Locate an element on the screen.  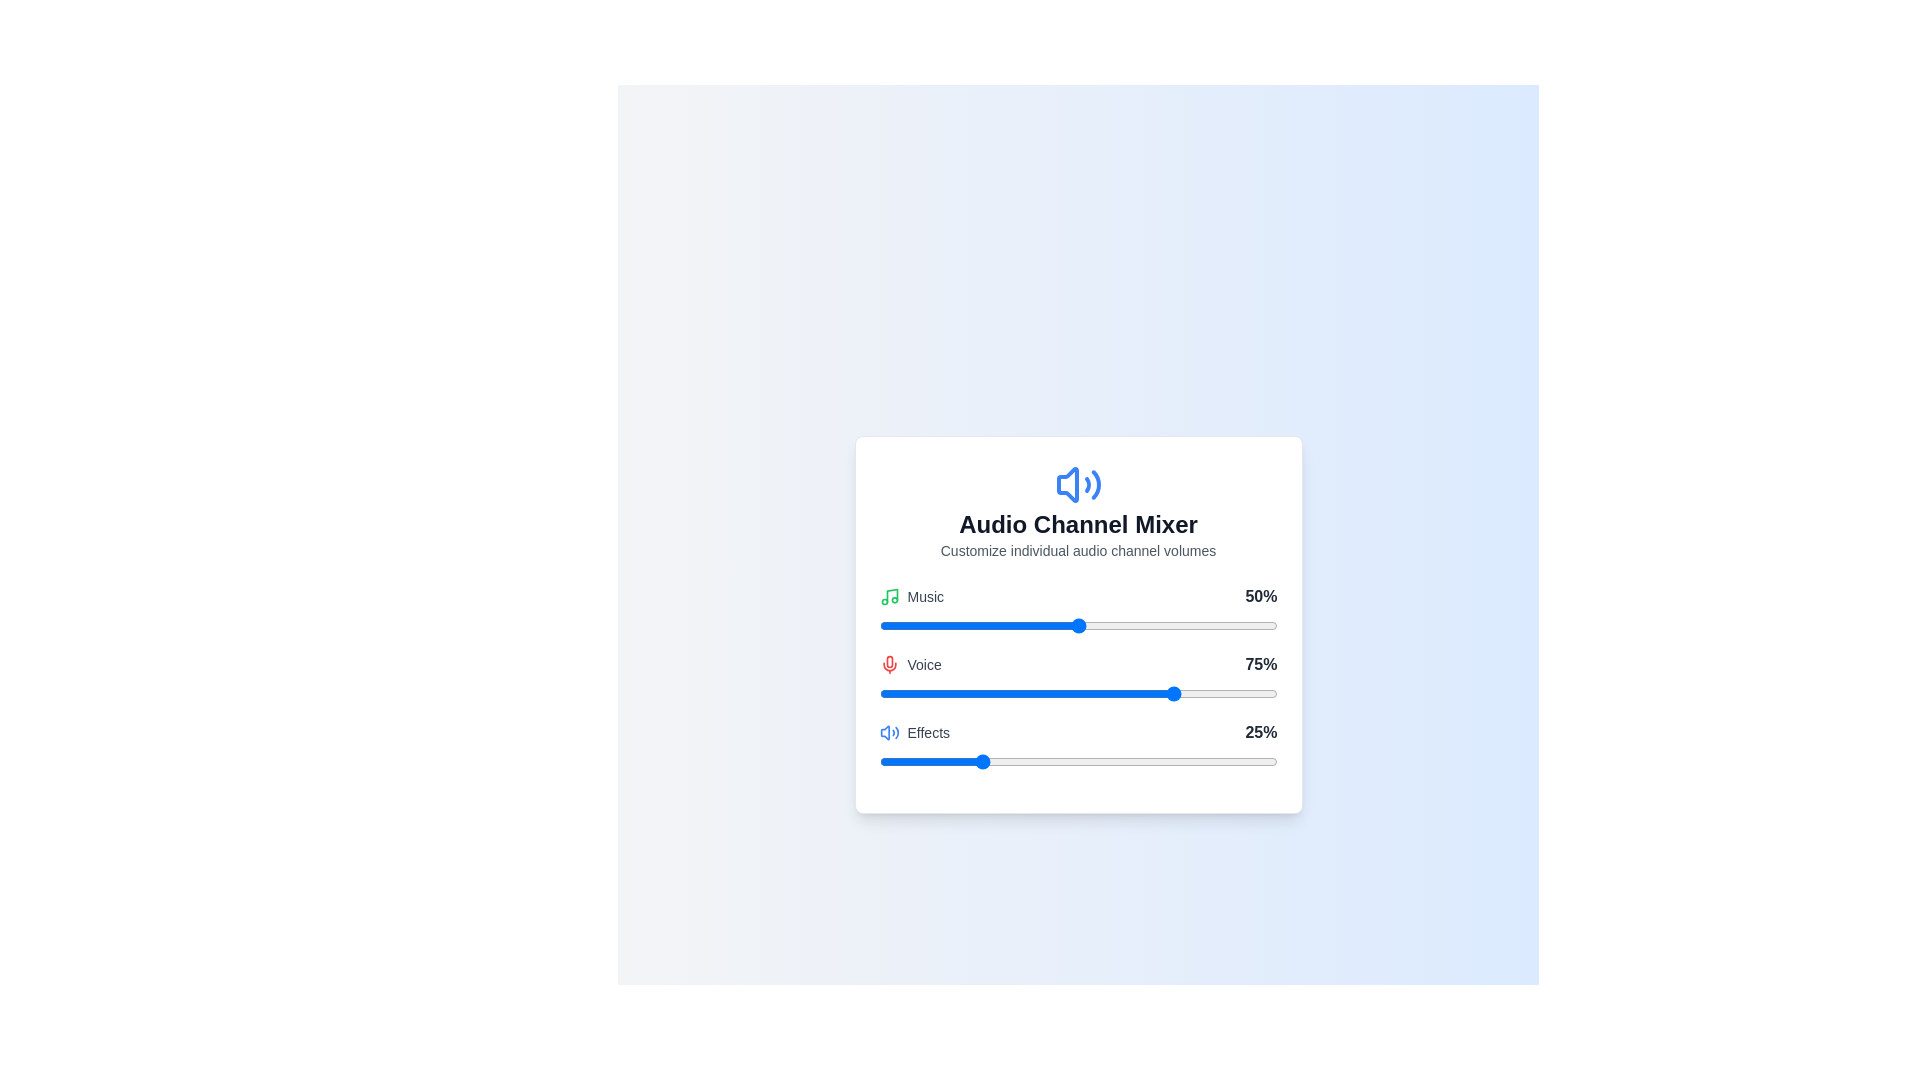
the 'Voice' label with the red microphone icon and bold '75%' text to focus on adjusting the volume of the Voice audio channel is located at coordinates (1077, 664).